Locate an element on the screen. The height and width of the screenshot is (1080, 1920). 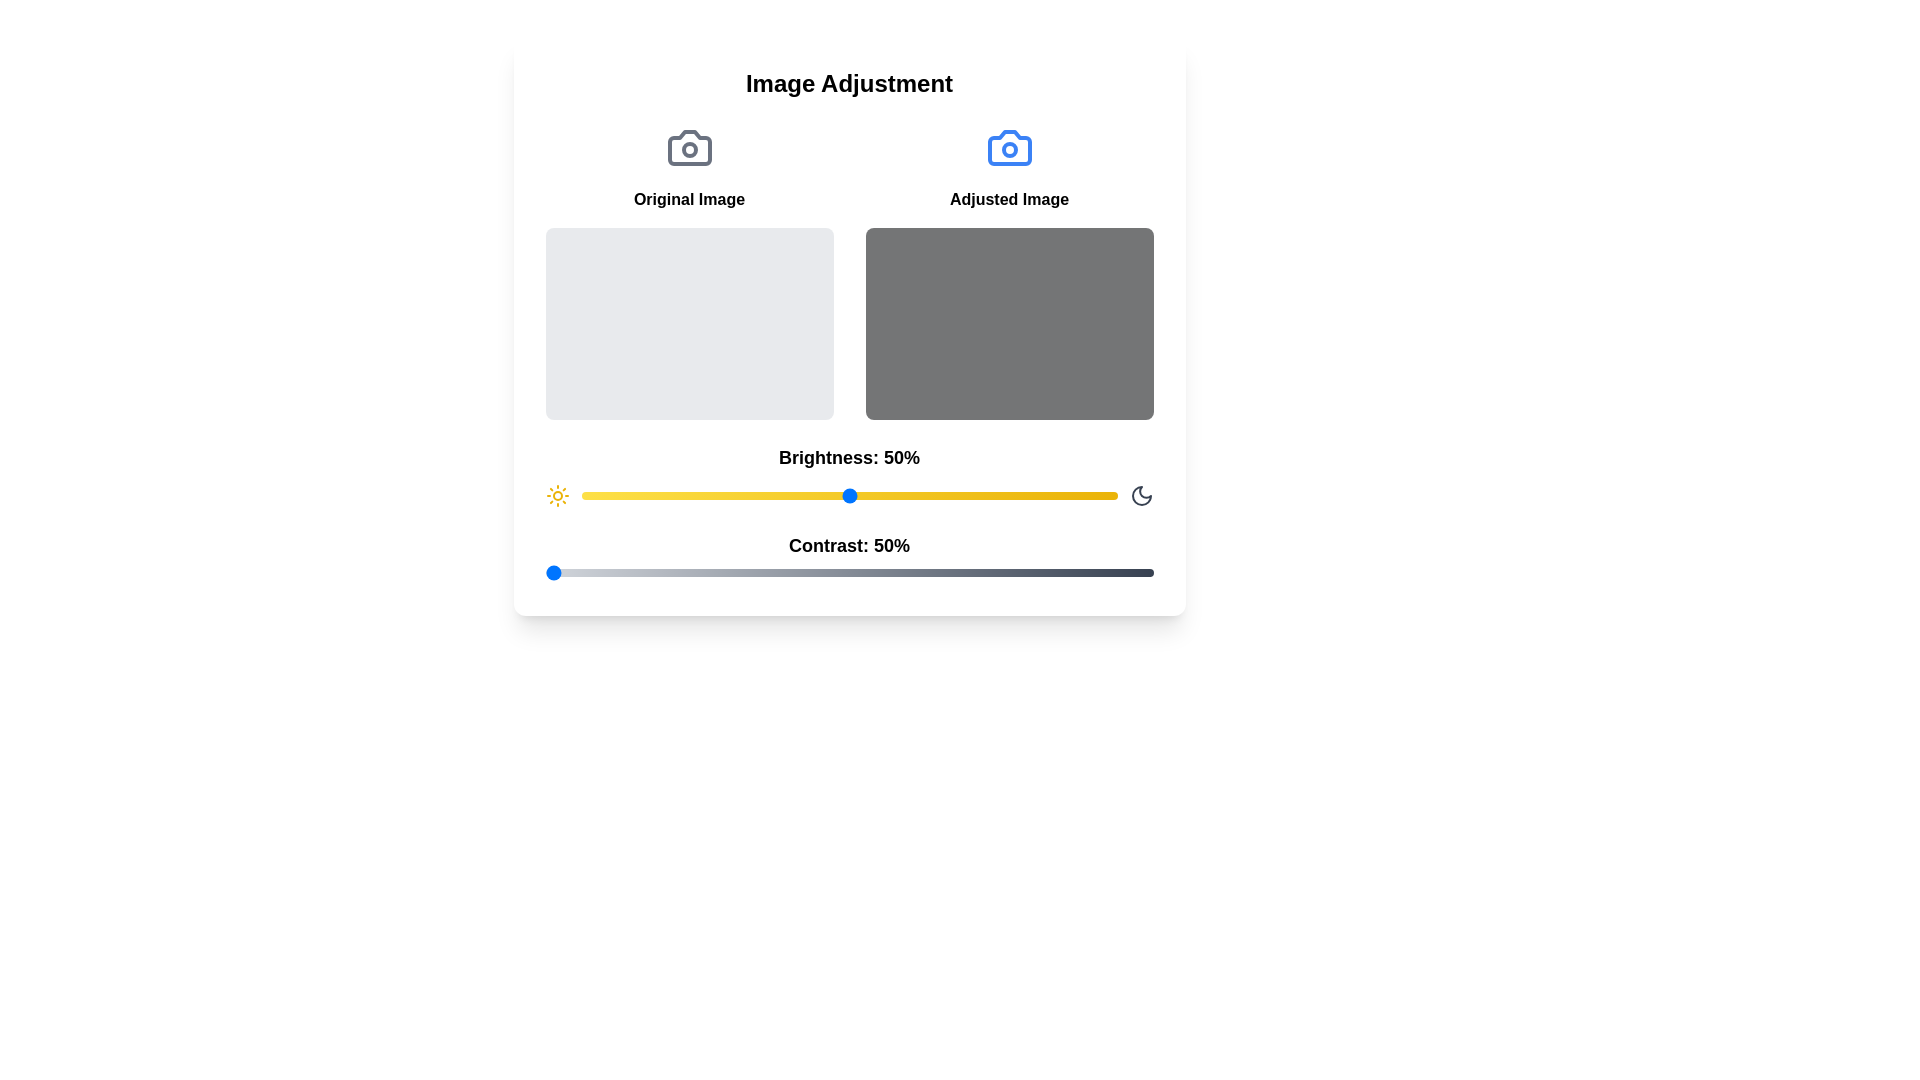
brightness is located at coordinates (833, 495).